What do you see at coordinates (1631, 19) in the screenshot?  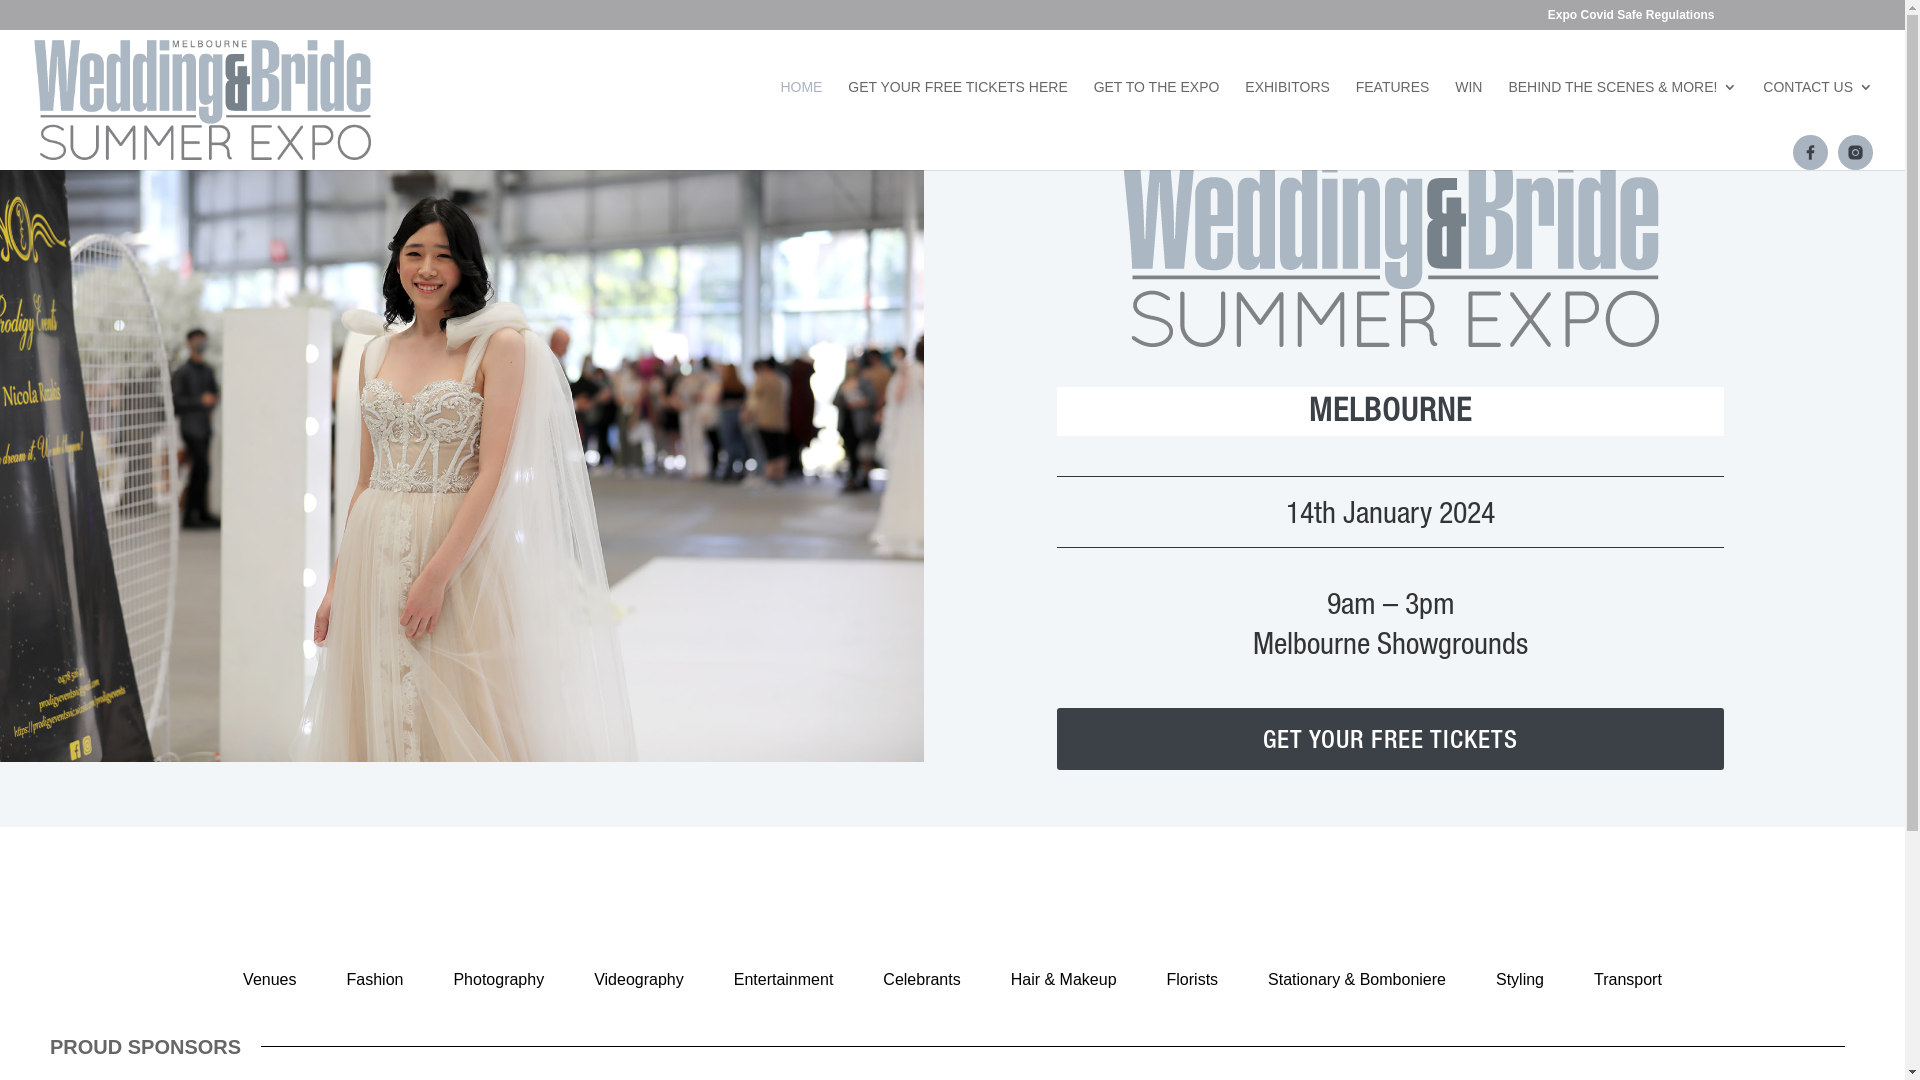 I see `'Expo Covid Safe Regulations'` at bounding box center [1631, 19].